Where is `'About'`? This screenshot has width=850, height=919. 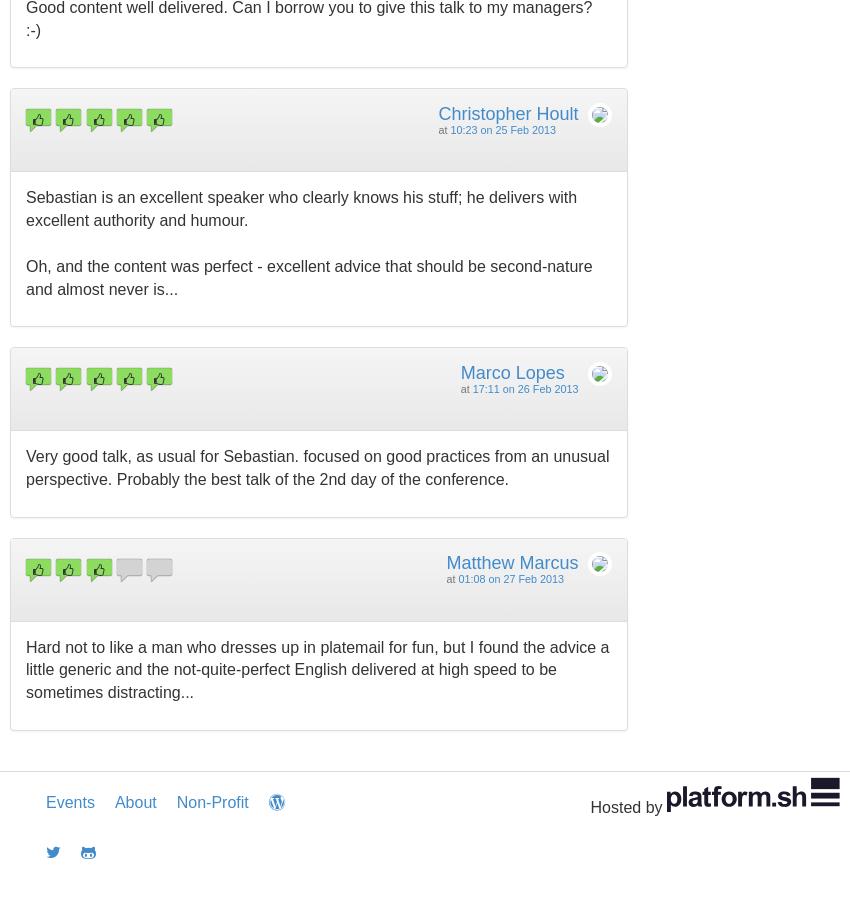 'About' is located at coordinates (134, 802).